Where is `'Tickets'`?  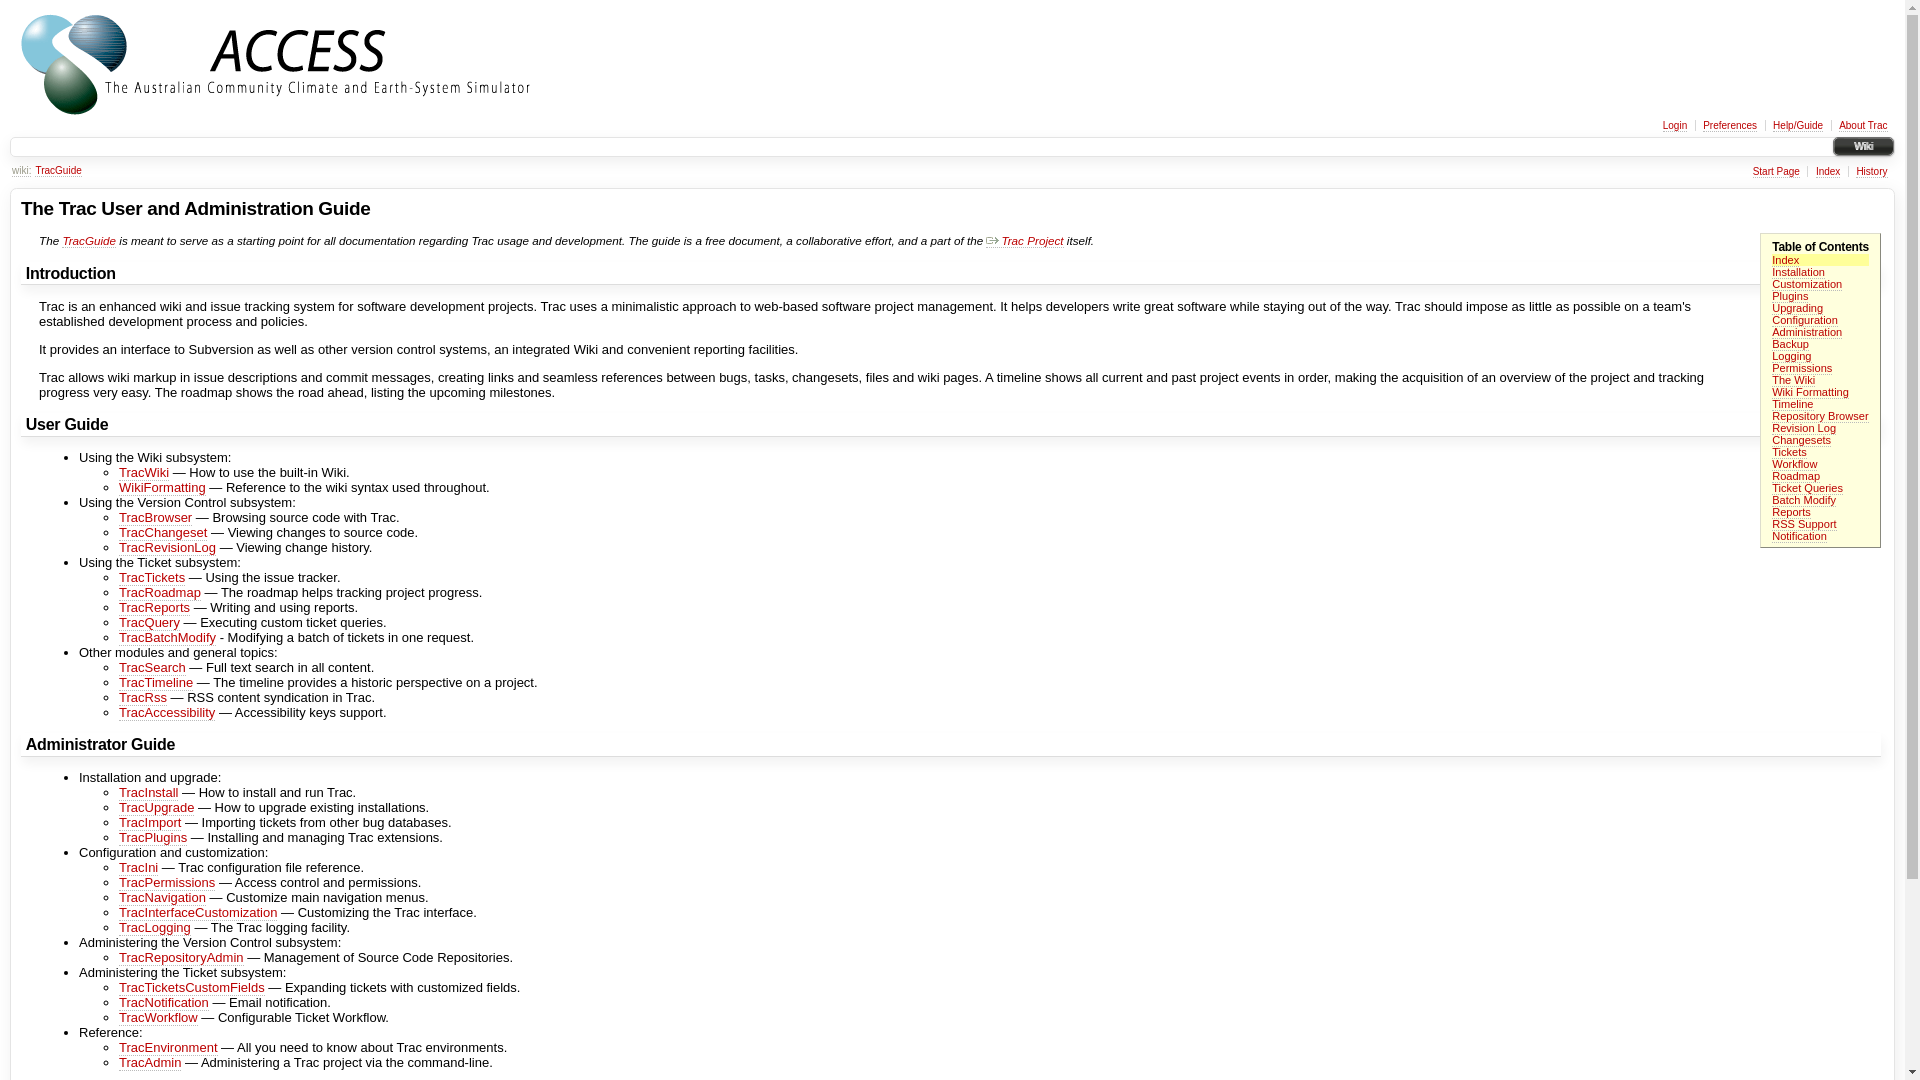
'Tickets' is located at coordinates (1789, 452).